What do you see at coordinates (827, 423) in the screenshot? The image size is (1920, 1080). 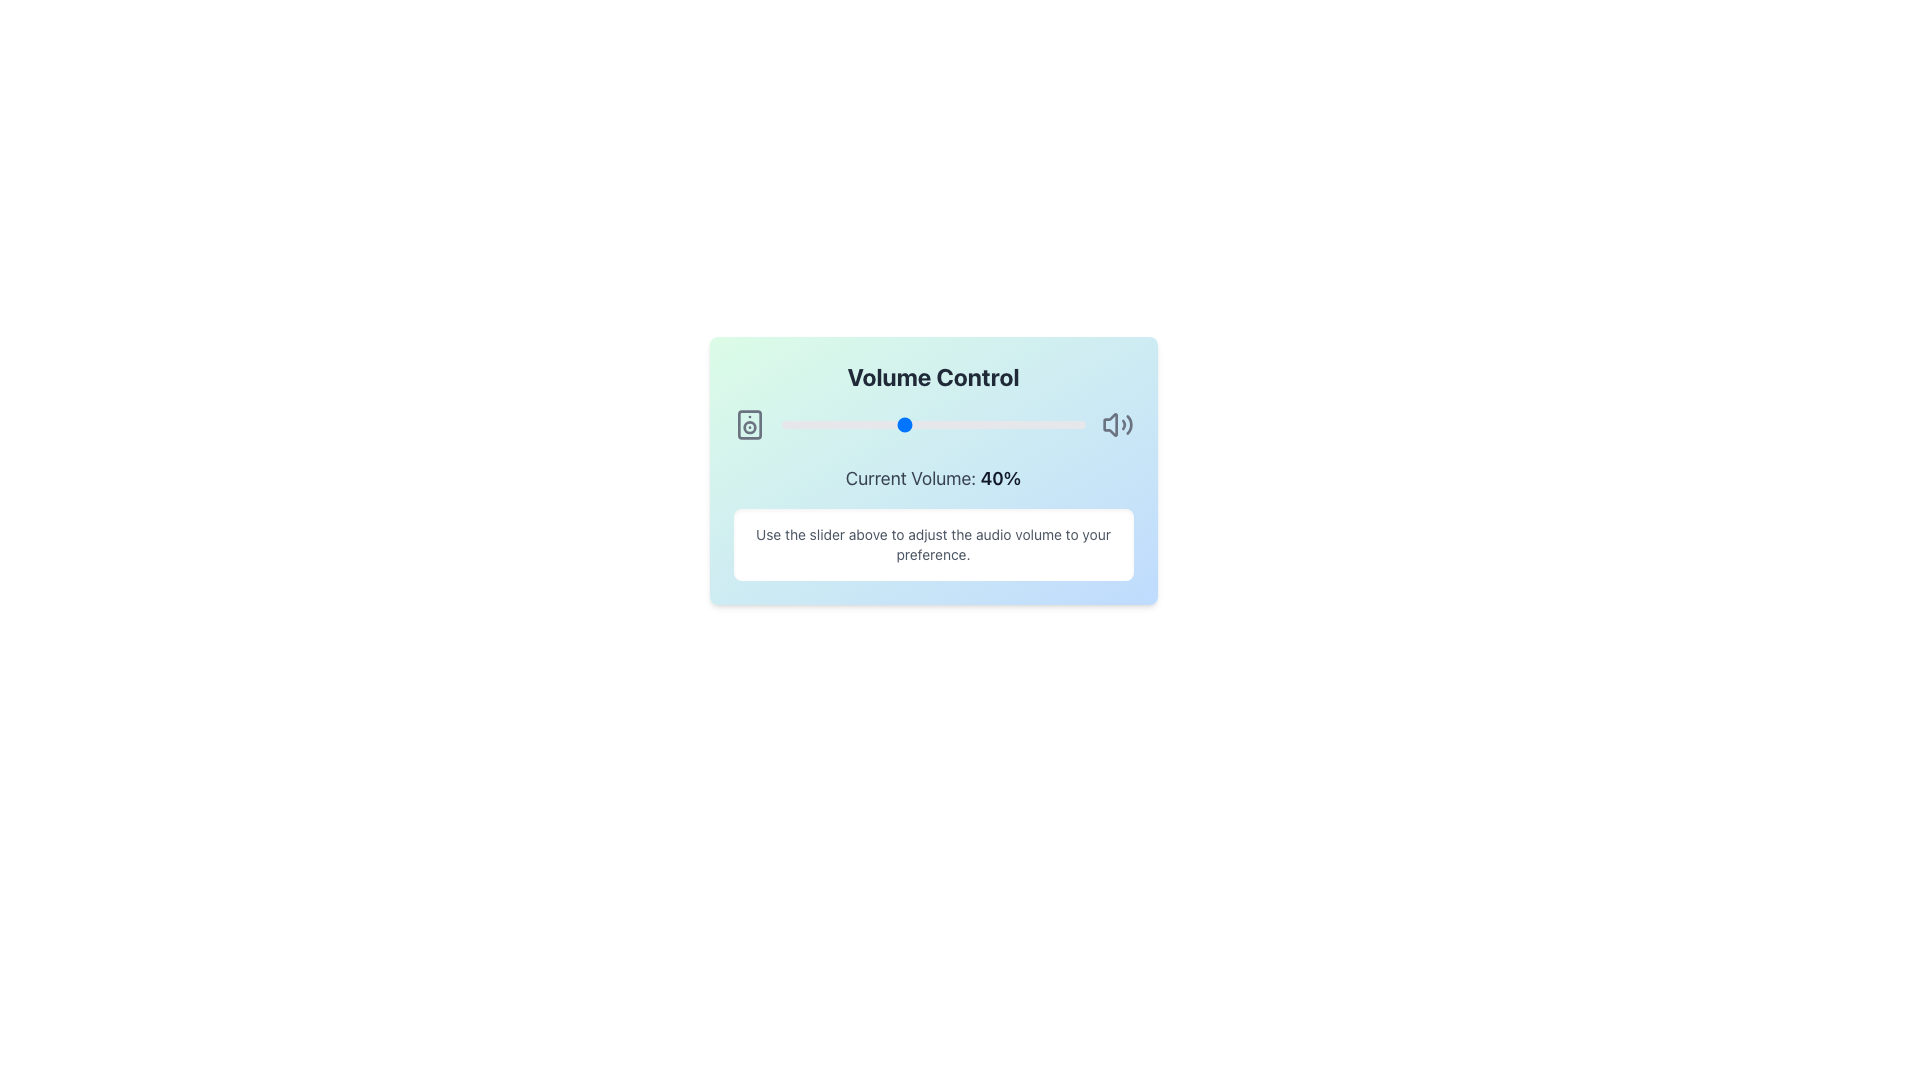 I see `the volume level` at bounding box center [827, 423].